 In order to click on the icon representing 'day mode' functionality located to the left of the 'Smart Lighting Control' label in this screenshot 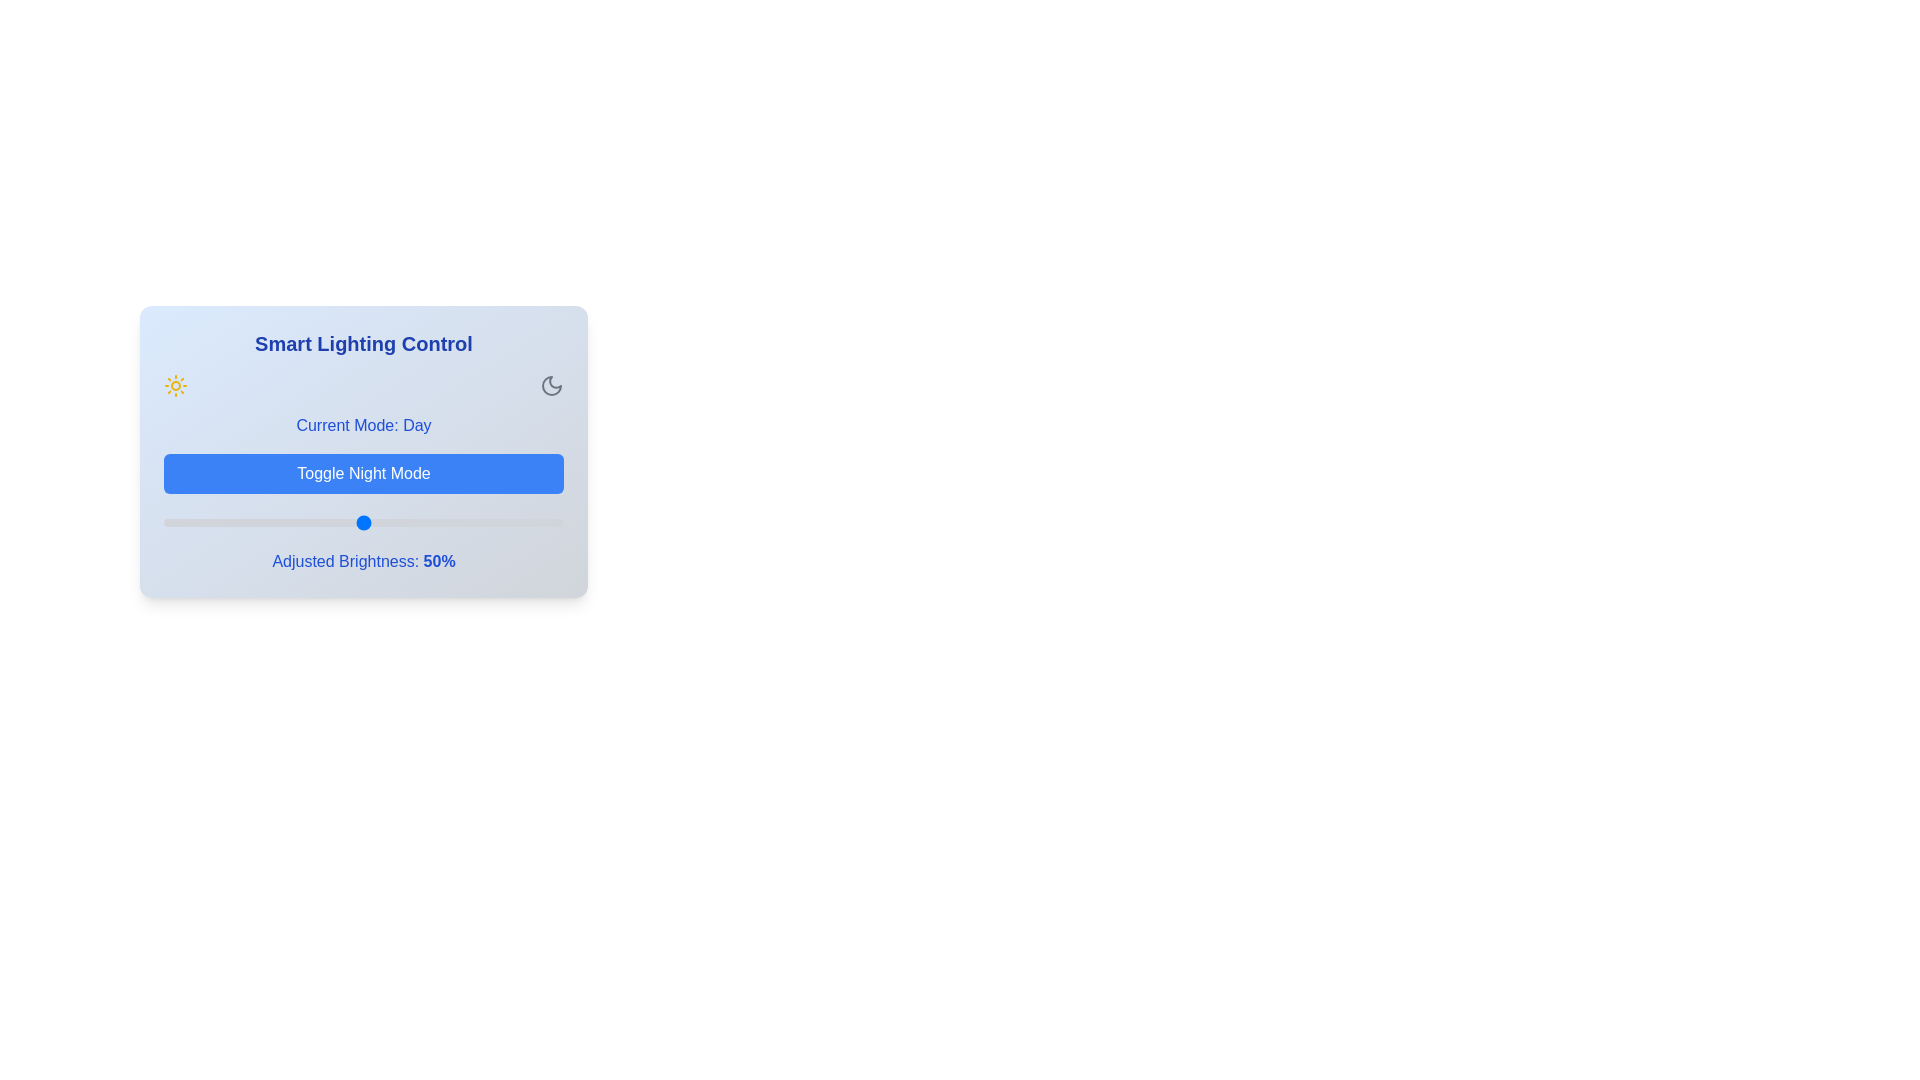, I will do `click(176, 385)`.